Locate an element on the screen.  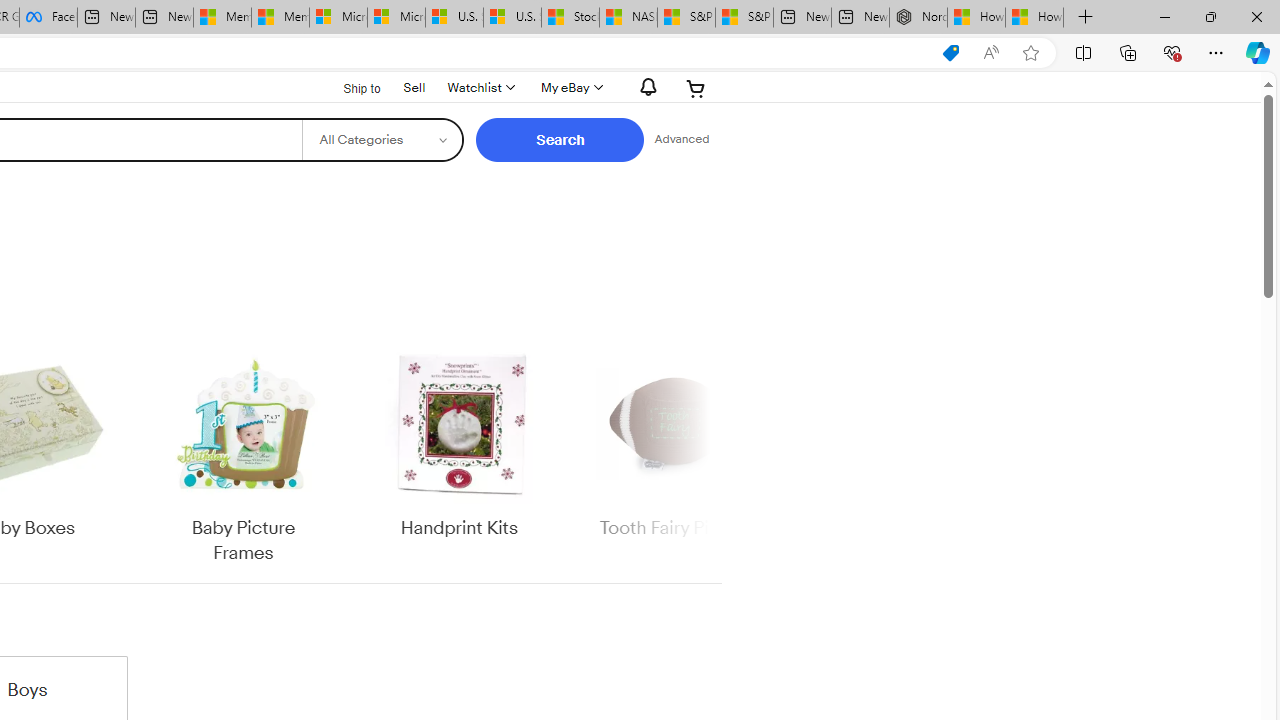
'Minimize' is located at coordinates (1164, 16).